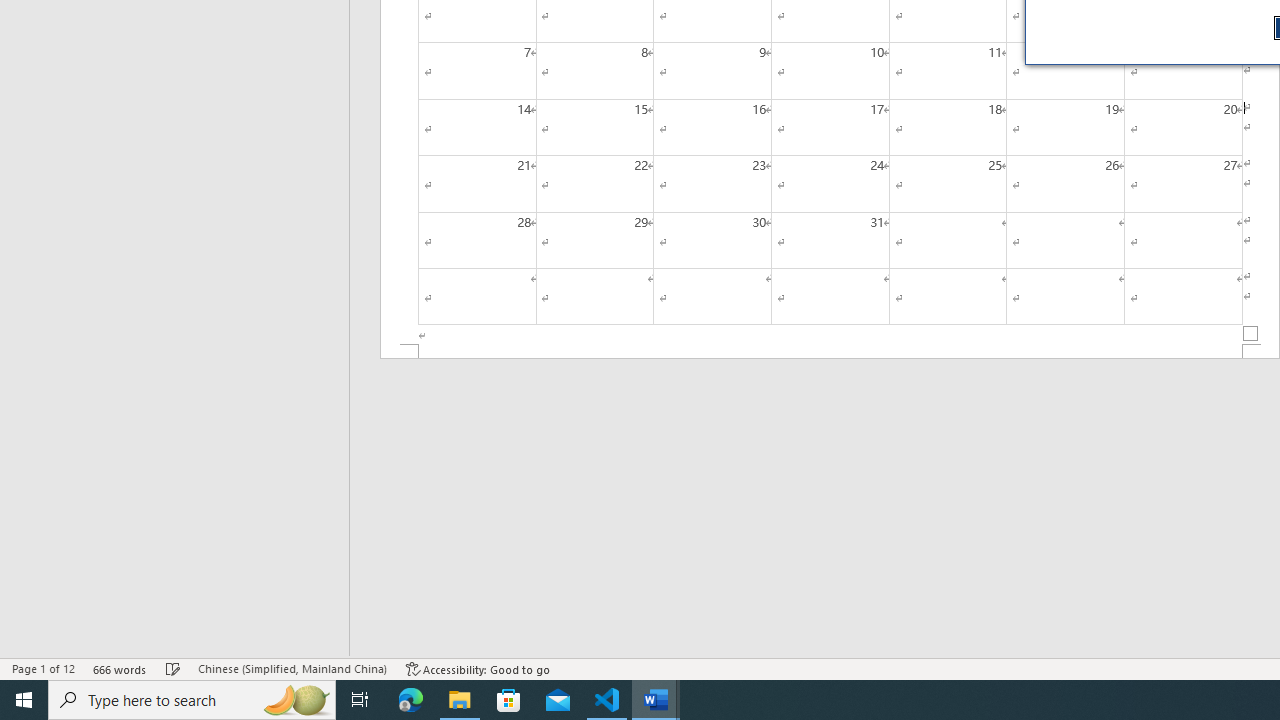 This screenshot has height=720, width=1280. I want to click on 'Search highlights icon opens search home window', so click(294, 698).